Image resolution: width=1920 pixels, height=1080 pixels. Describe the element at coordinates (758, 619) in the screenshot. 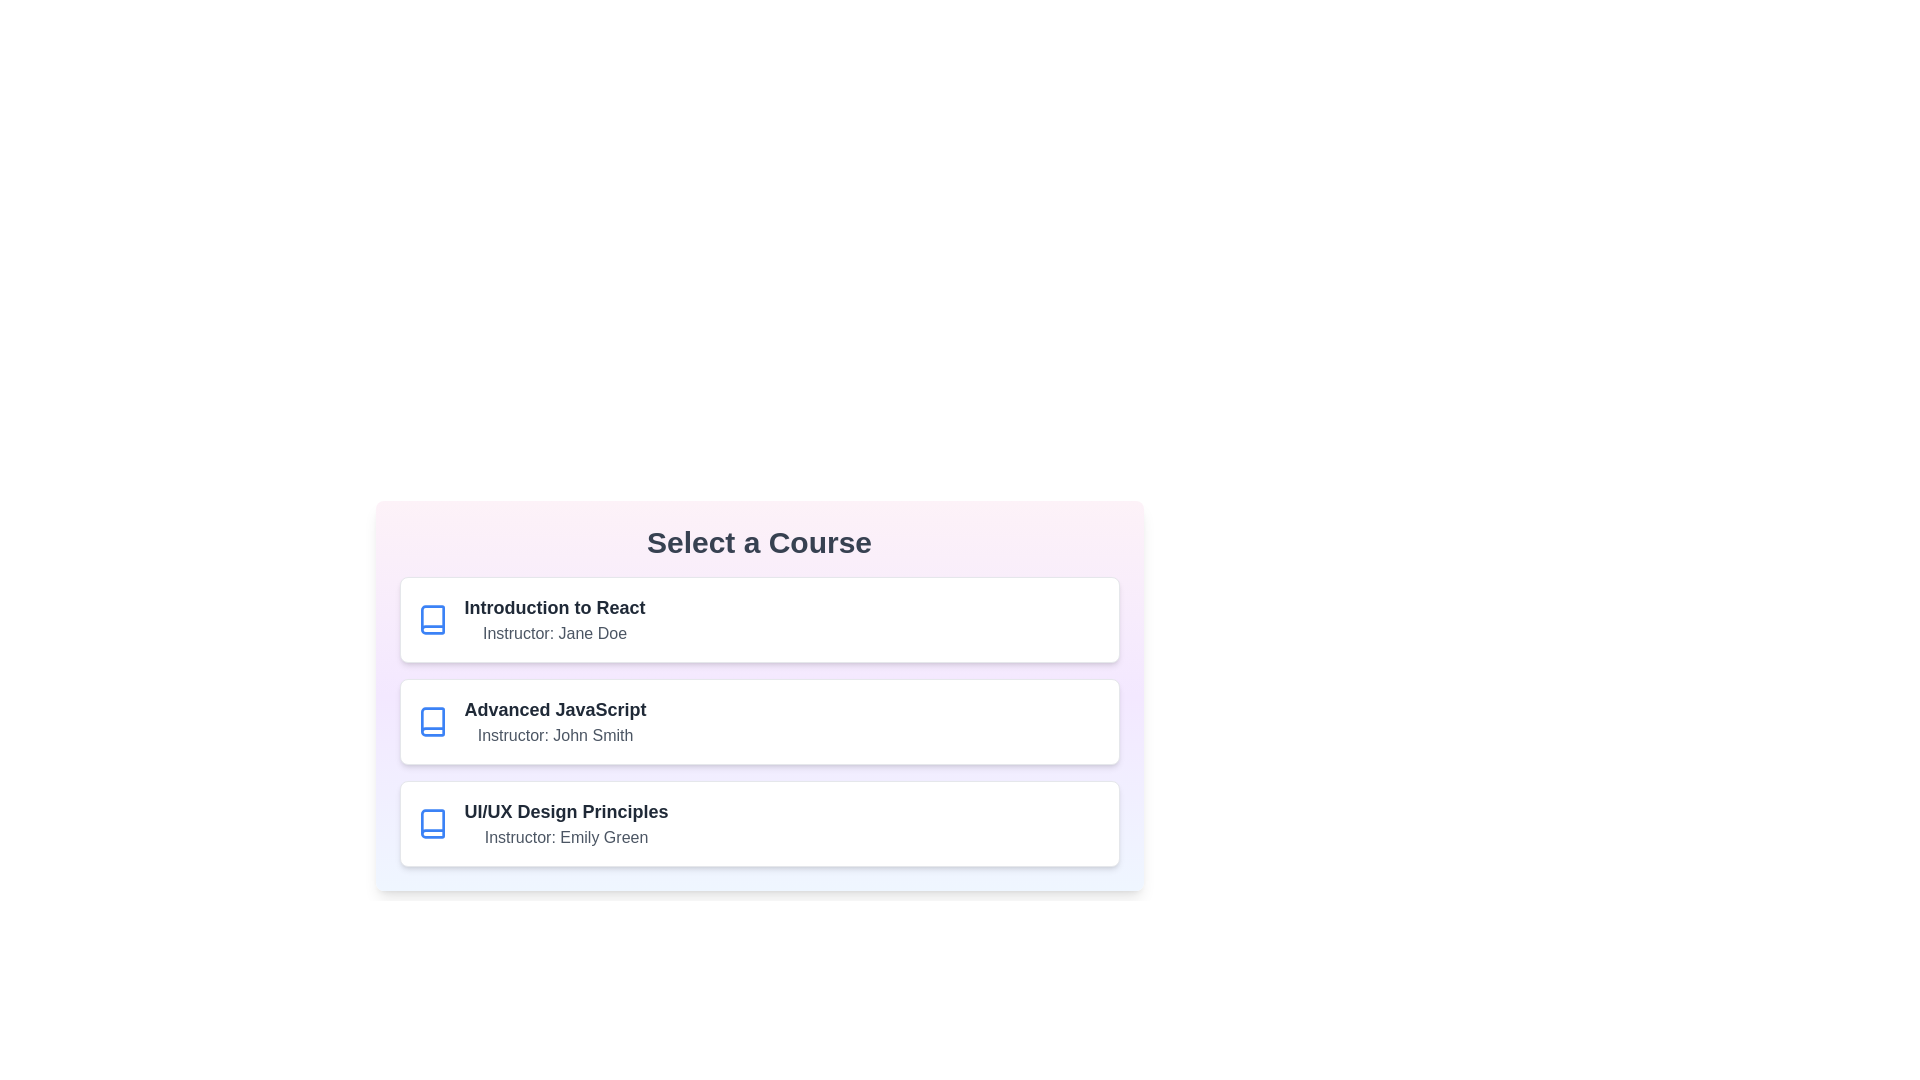

I see `the course Introduction to React` at that location.